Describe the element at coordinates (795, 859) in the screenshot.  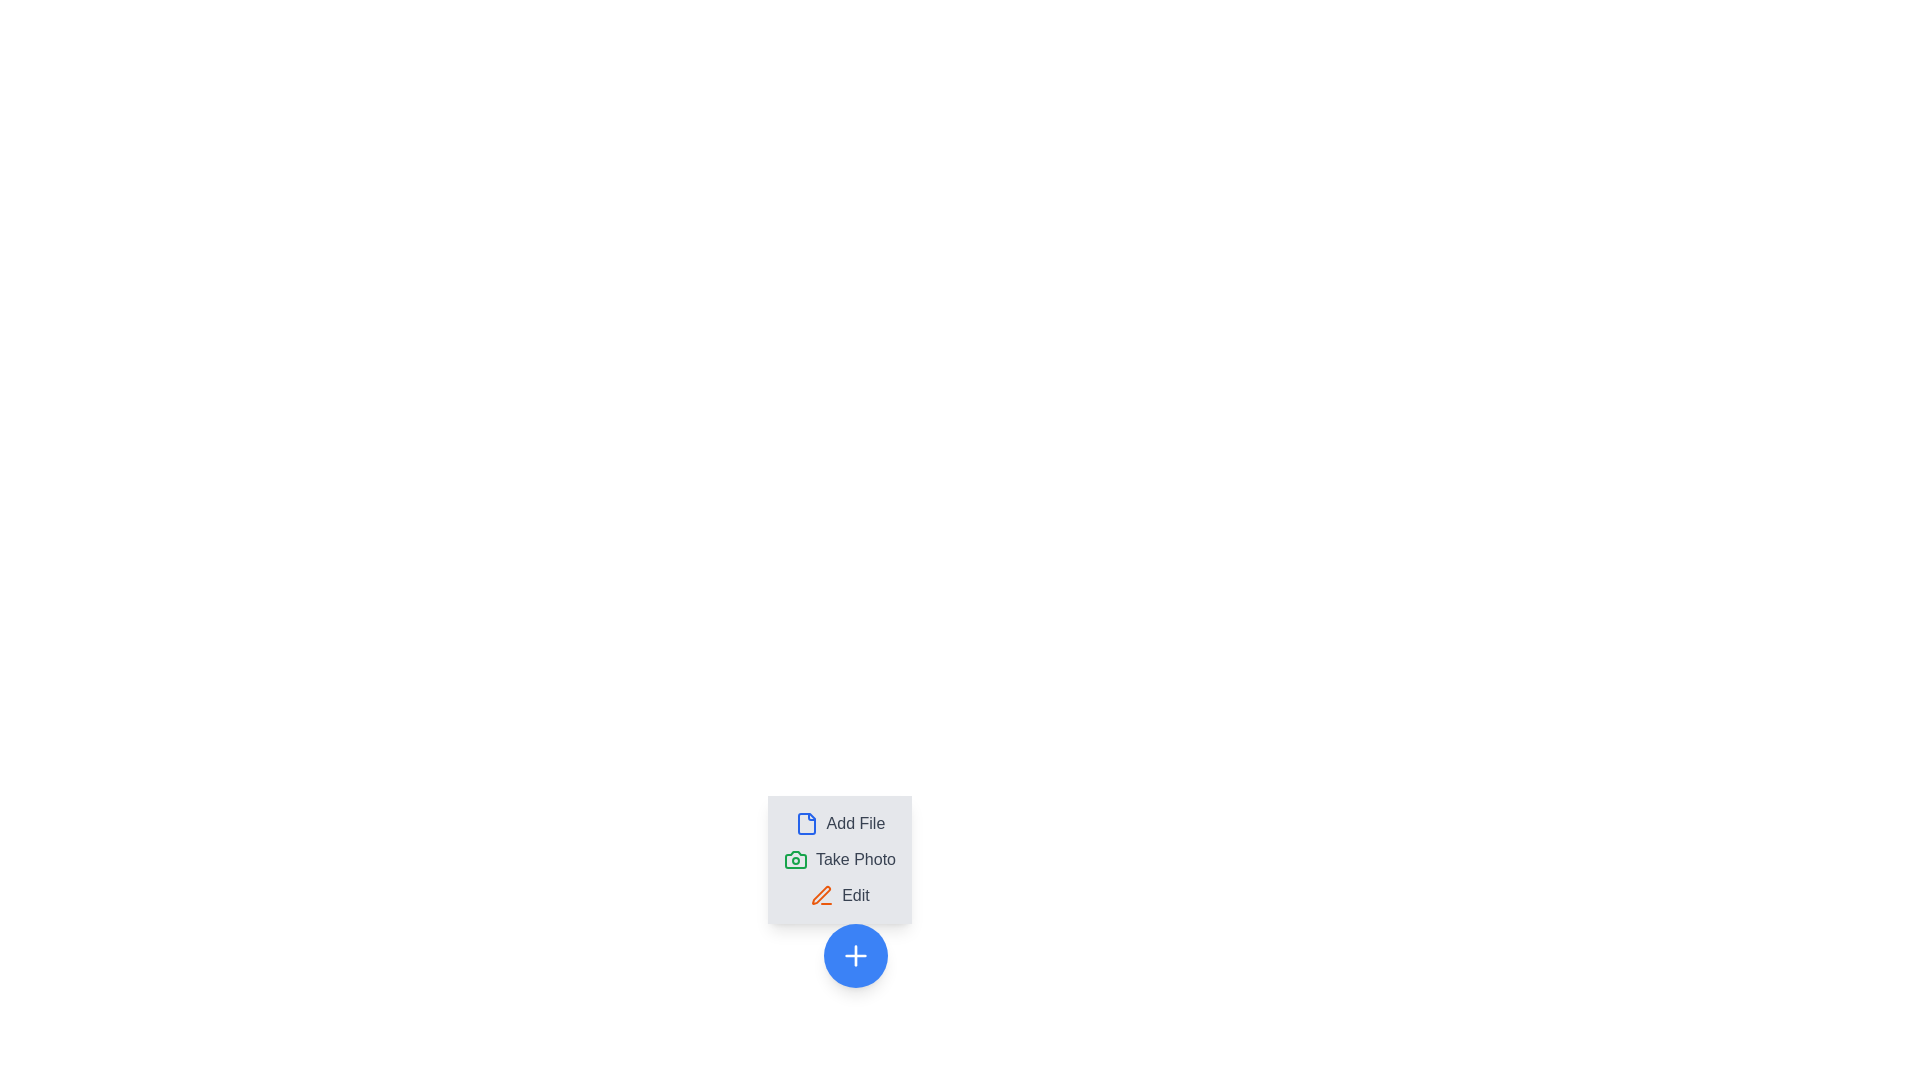
I see `the camera icon located adjacent to the 'Take Photo' text, which is the second item in a vertically stacked list of menu items` at that location.